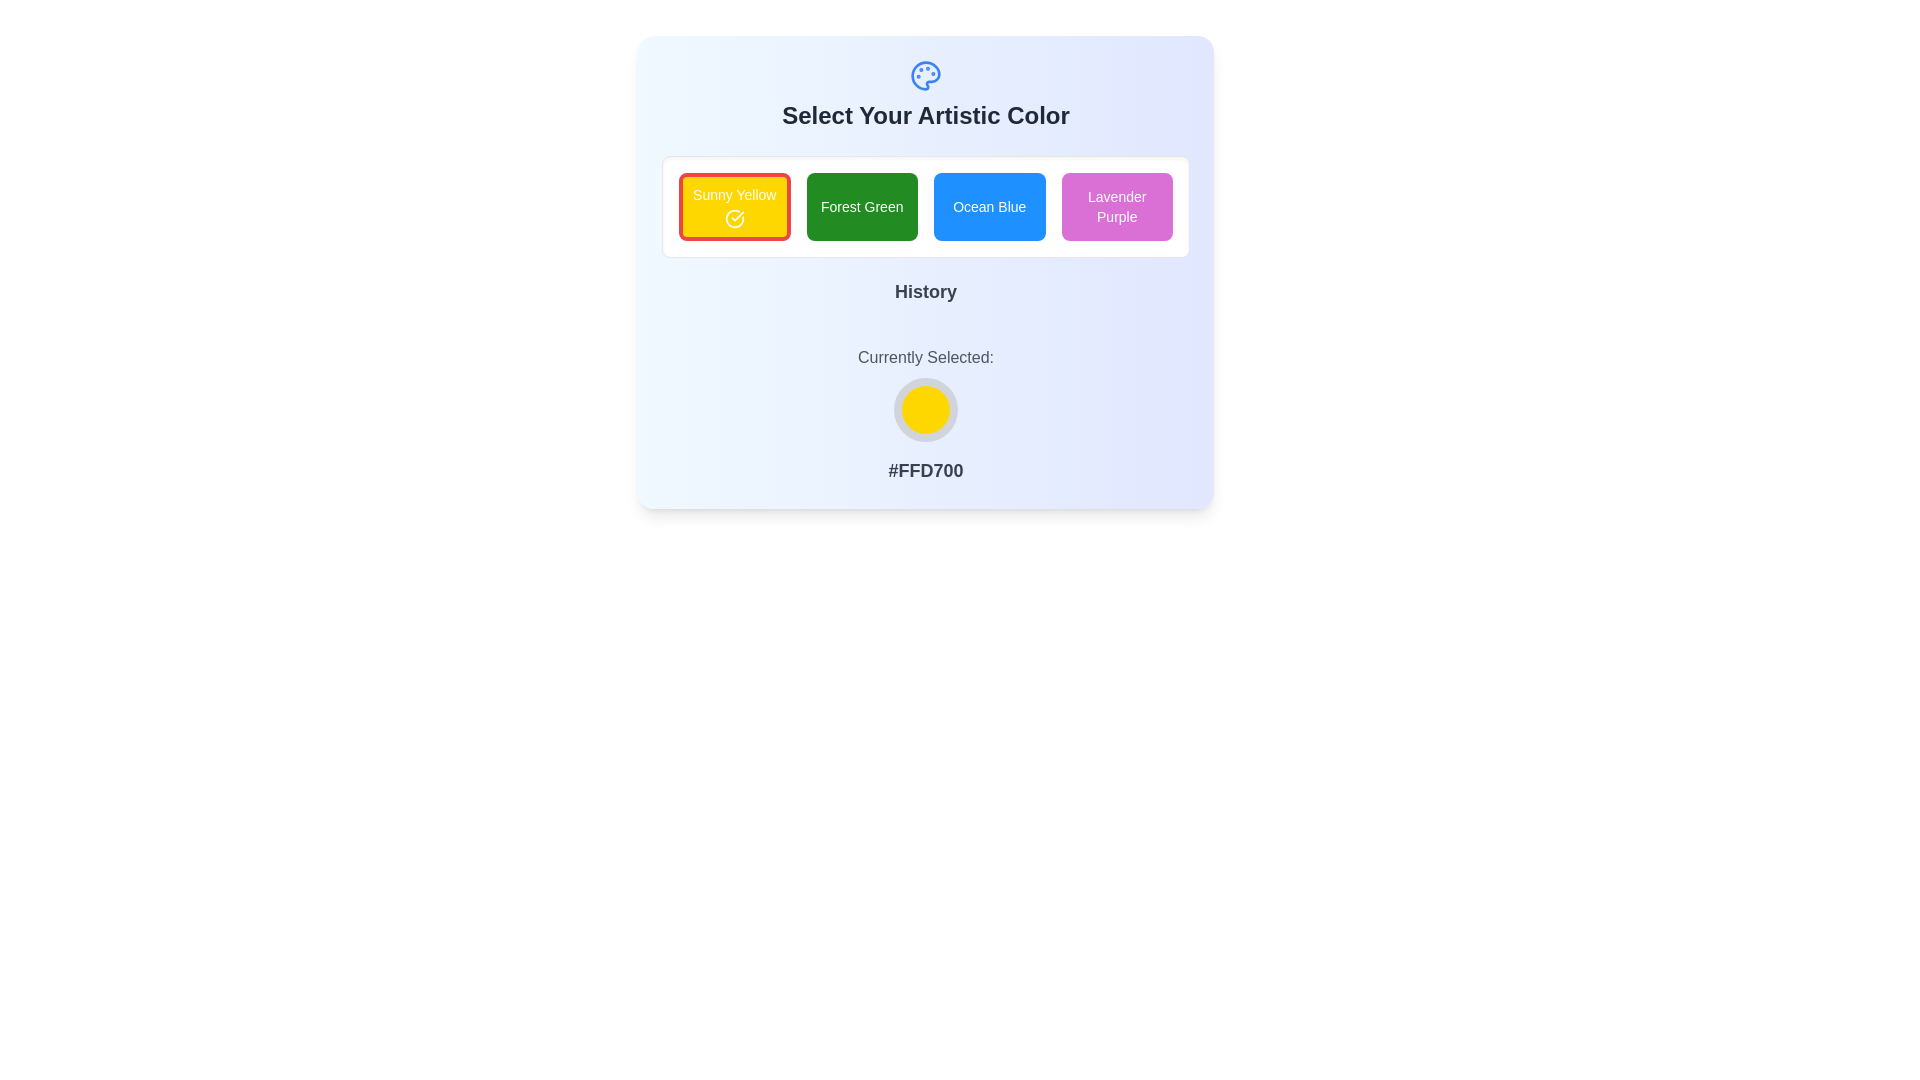  Describe the element at coordinates (925, 75) in the screenshot. I see `the artistic color selection icon, which is prominently positioned above the text 'Select Your Artistic Color'` at that location.